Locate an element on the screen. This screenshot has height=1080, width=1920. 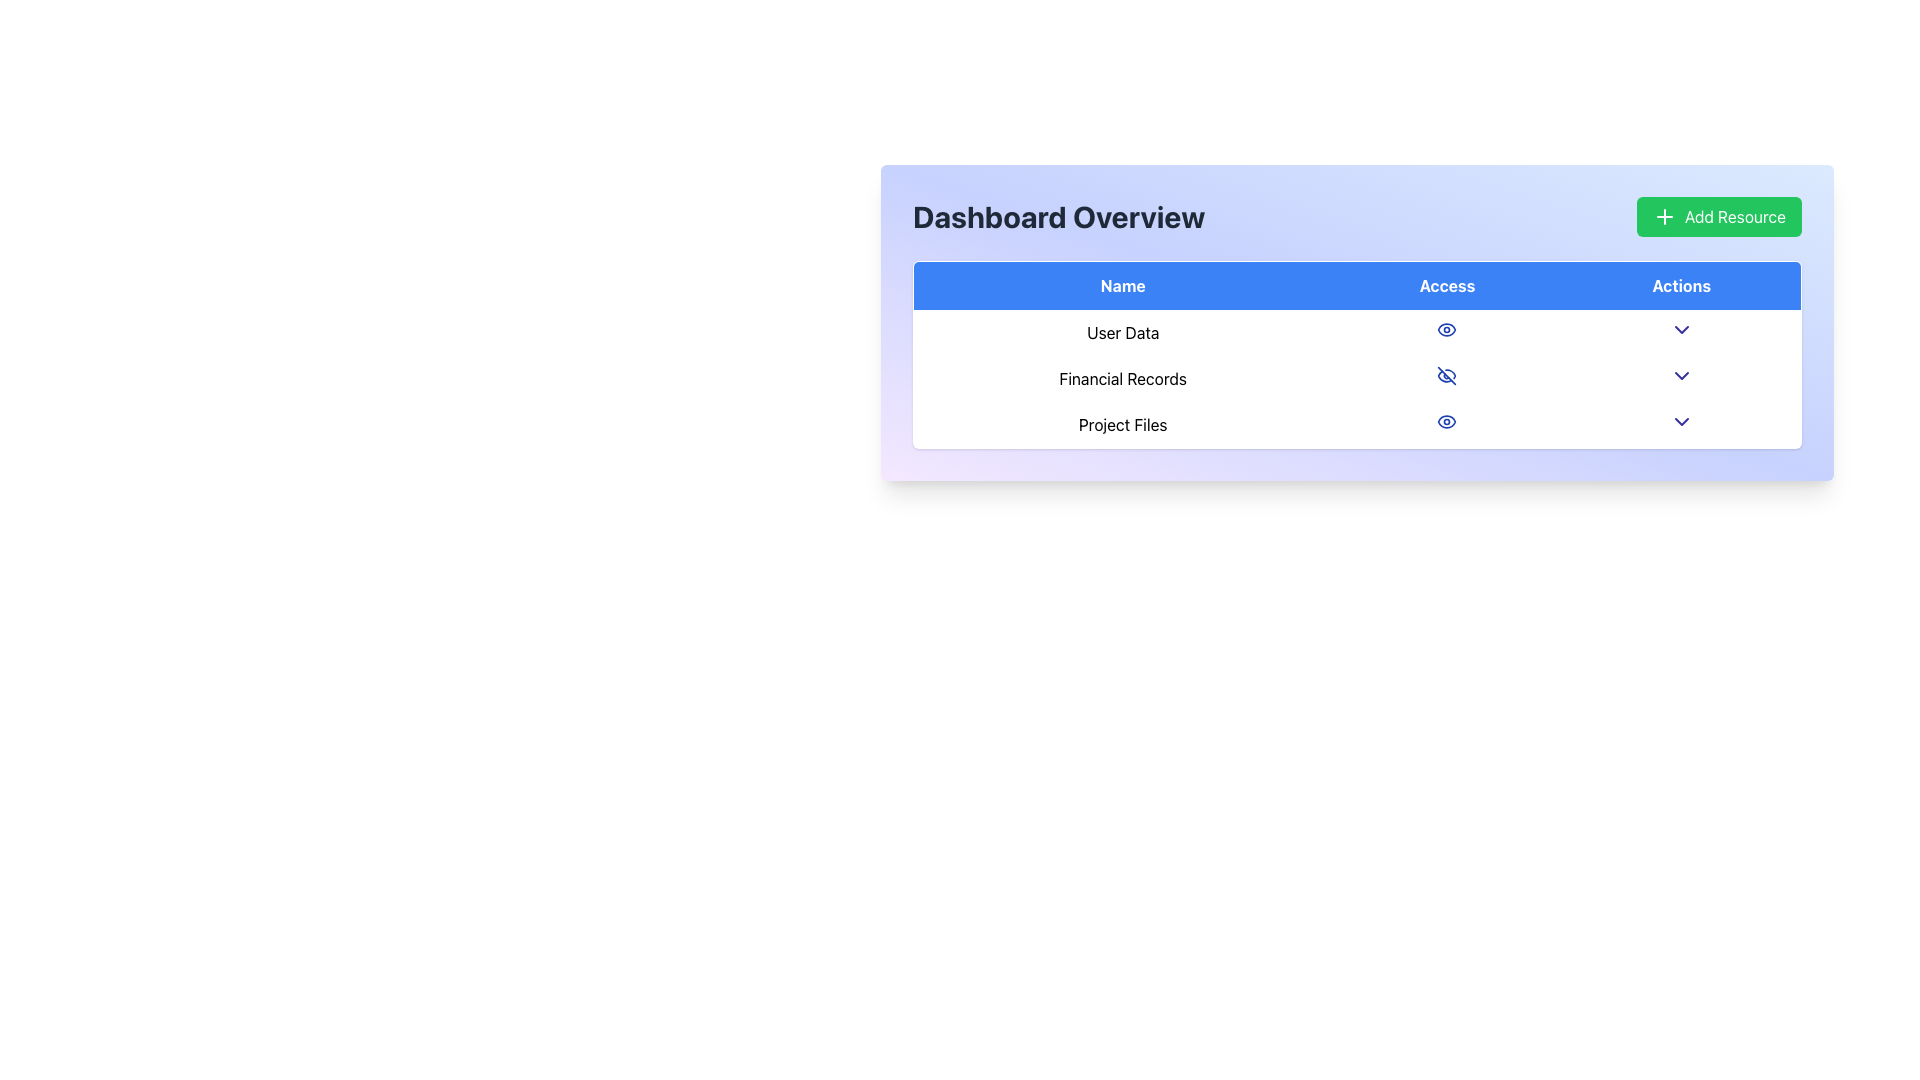
the dropdown trigger icon located in the third row of the table under the 'Actions' column is located at coordinates (1680, 420).